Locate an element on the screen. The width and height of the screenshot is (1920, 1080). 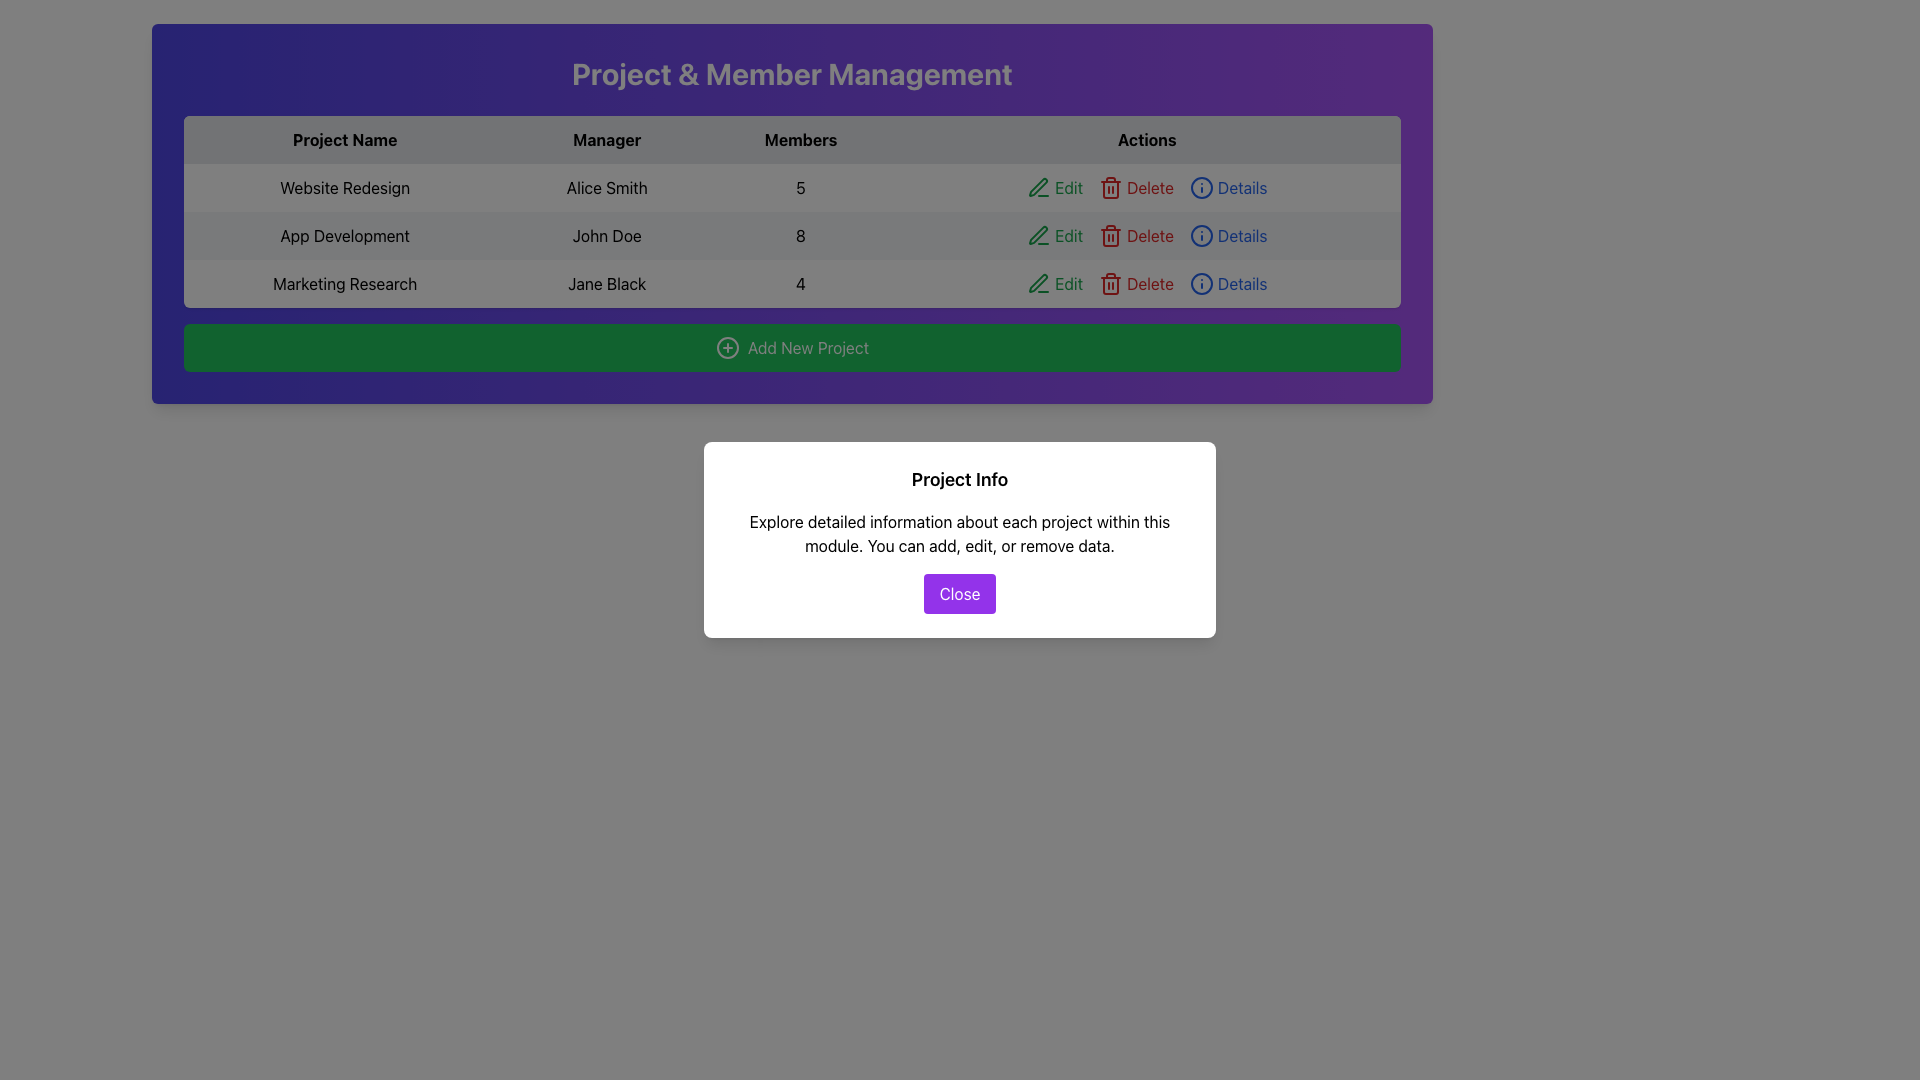
the icon in the 'Actions' column representing the action of viewing detailed information about the row containing 'Website Redesign' is located at coordinates (1200, 188).